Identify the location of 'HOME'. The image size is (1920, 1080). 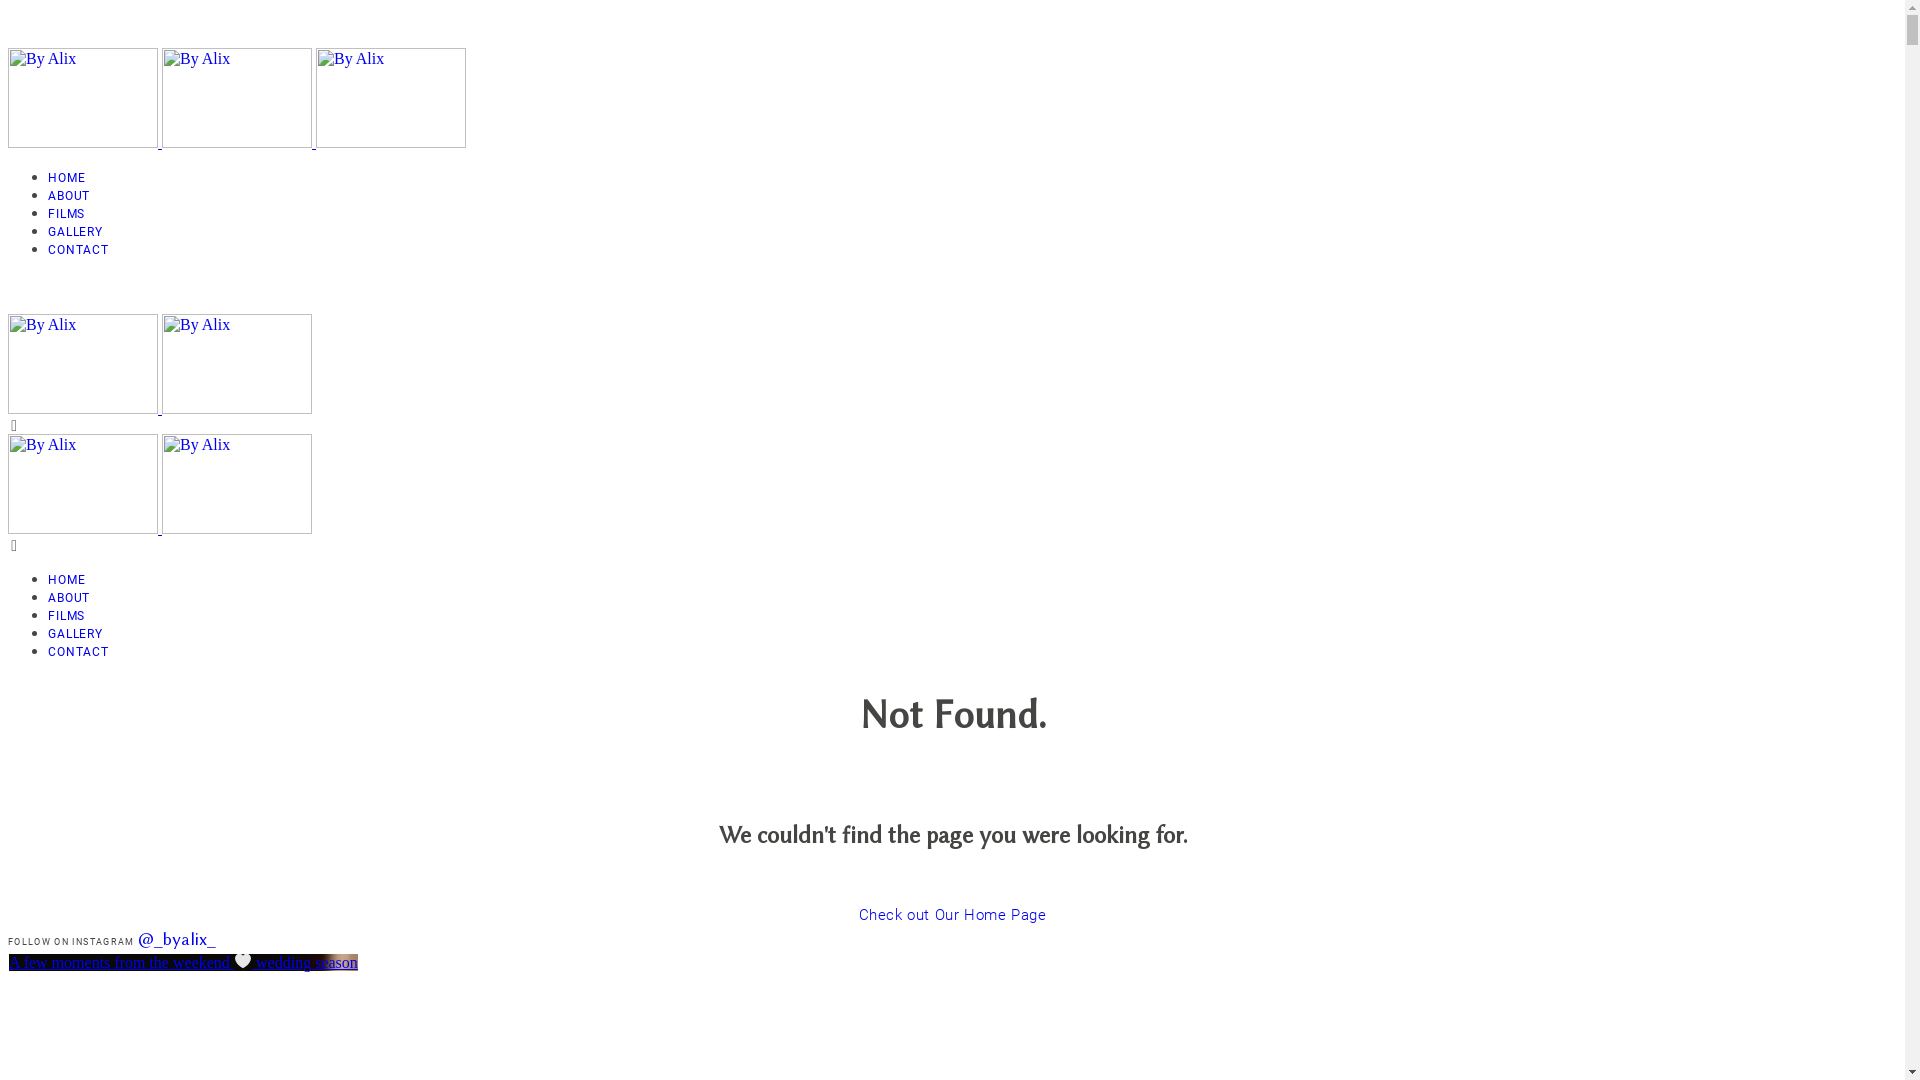
(66, 579).